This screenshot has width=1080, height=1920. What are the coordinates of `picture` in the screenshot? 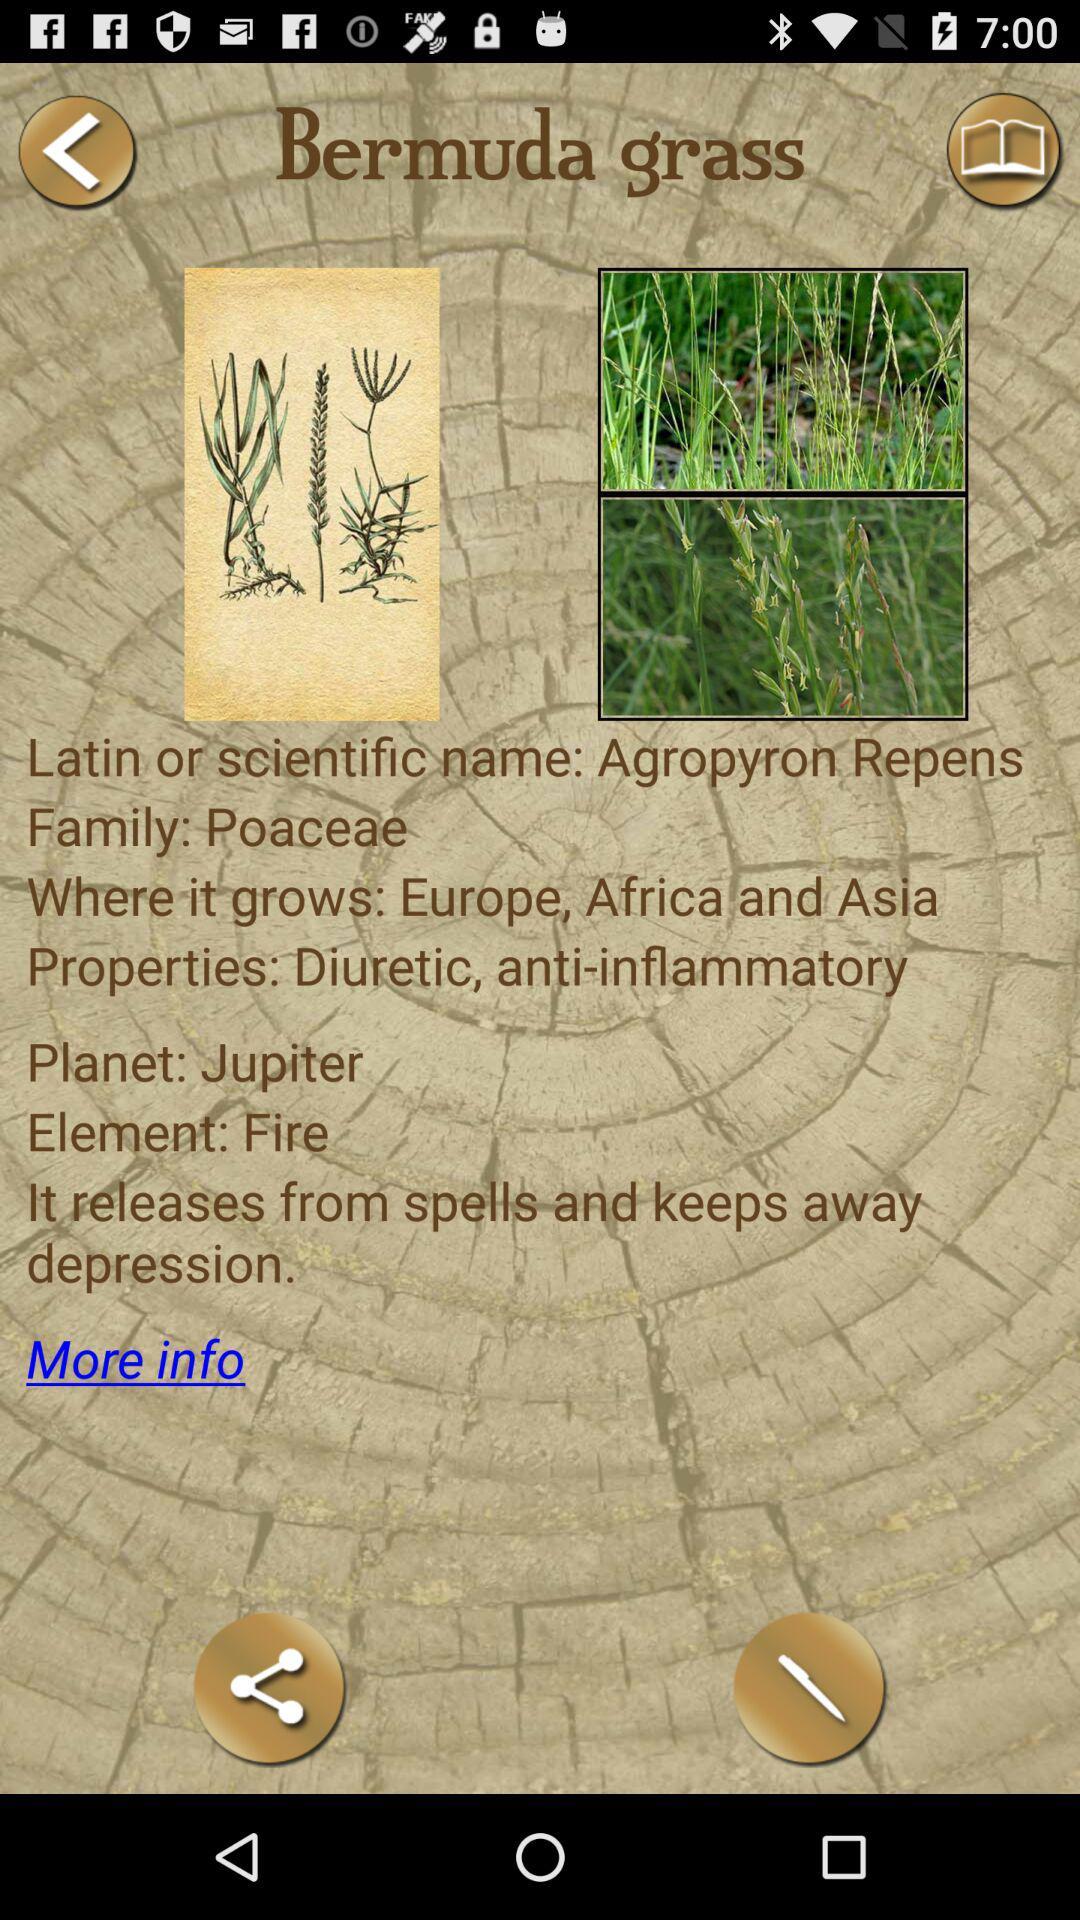 It's located at (782, 380).